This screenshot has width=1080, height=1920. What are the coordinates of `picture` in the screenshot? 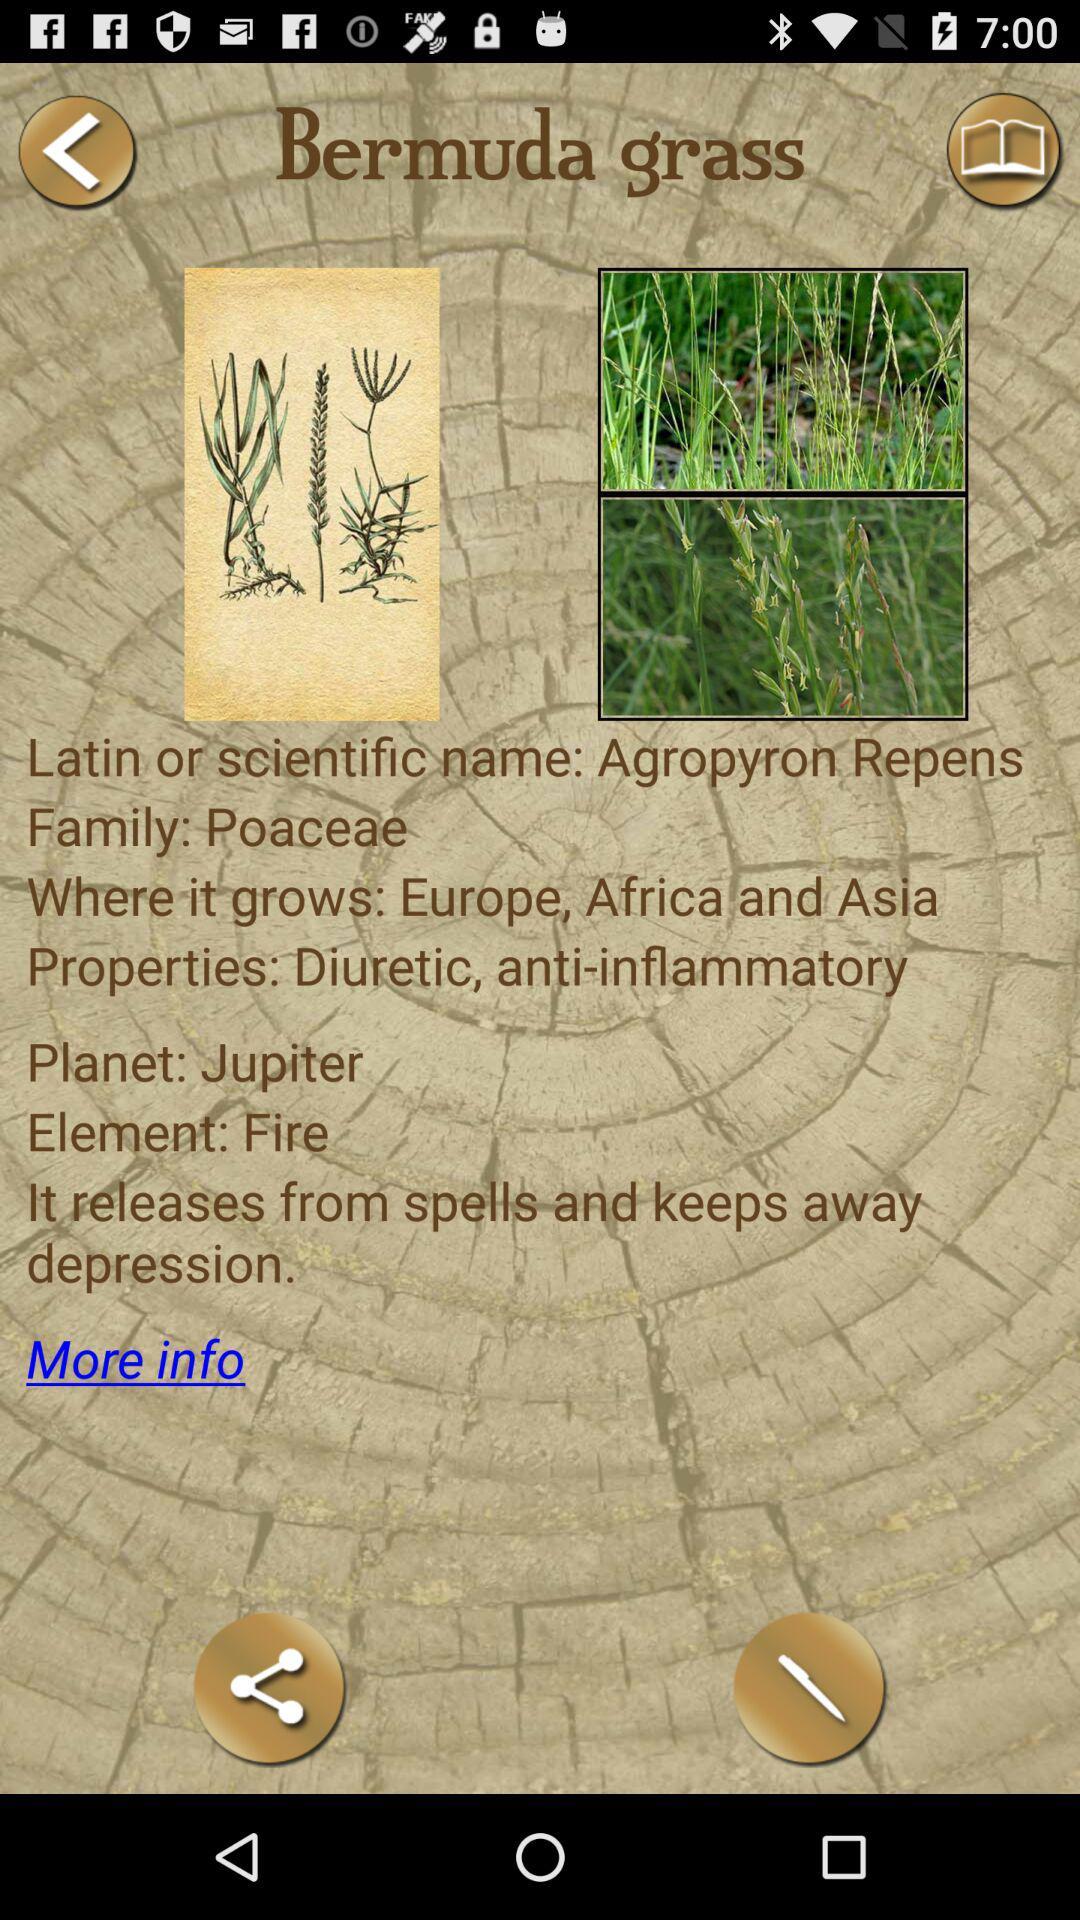 It's located at (782, 380).